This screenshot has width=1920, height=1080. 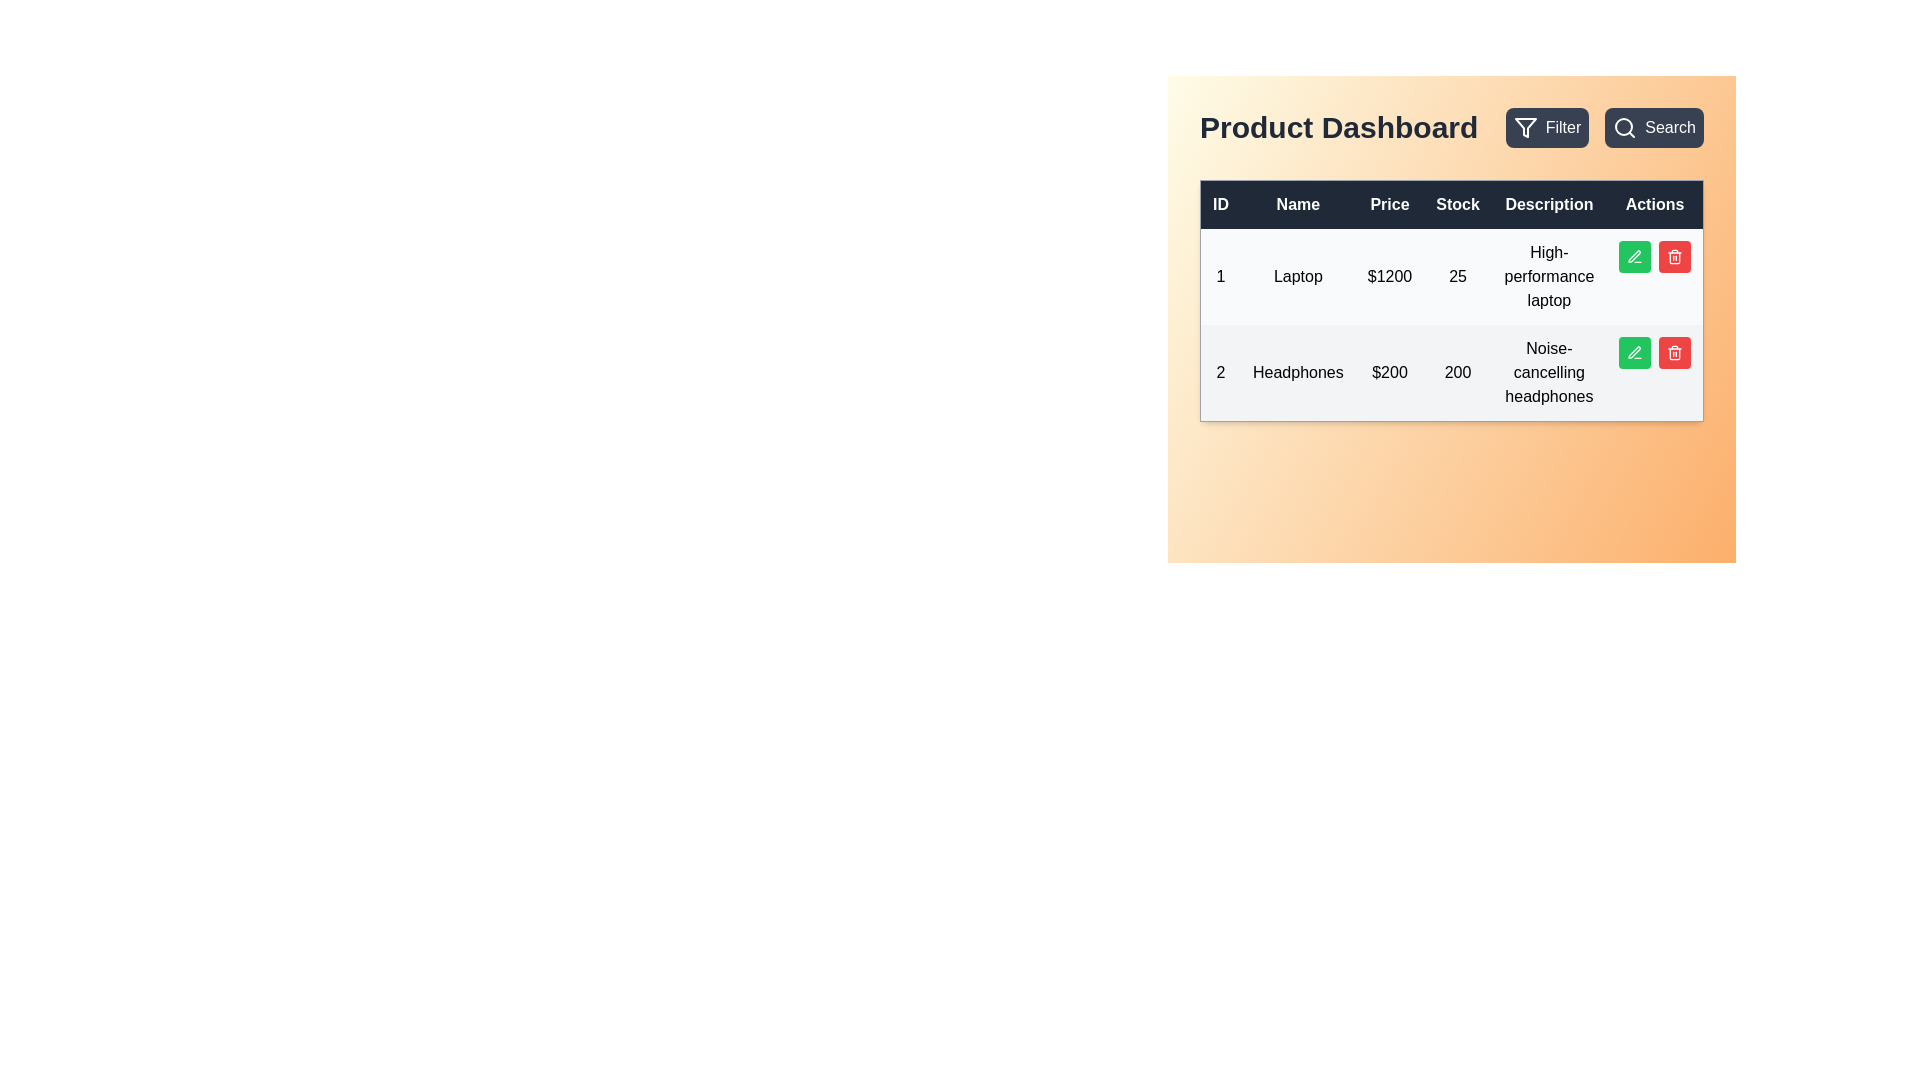 What do you see at coordinates (1634, 255) in the screenshot?
I see `the edit button icon in the 'Actions' column of the second row for the 'Headphones' product entry` at bounding box center [1634, 255].